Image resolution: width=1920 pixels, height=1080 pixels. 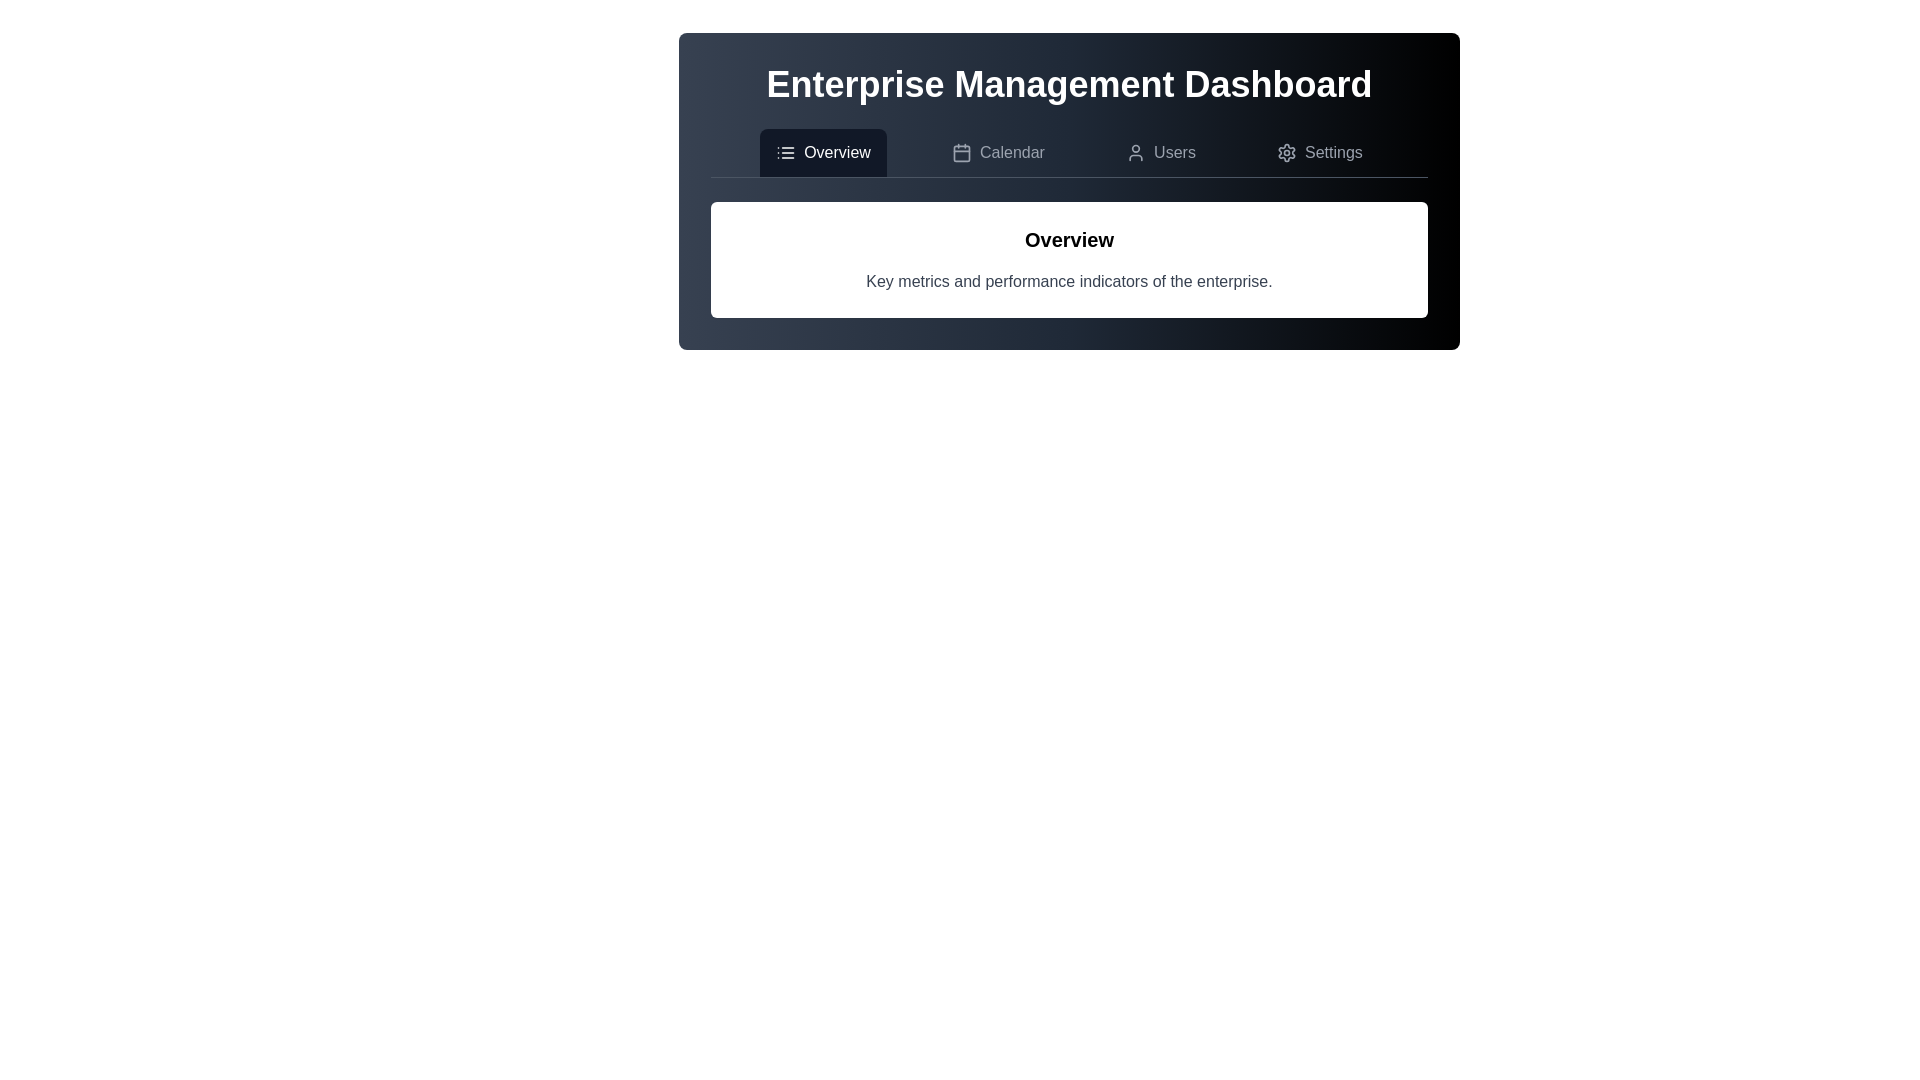 I want to click on text label displaying 'Users' in light gray within the top navigation bar, located between the 'Calendar' and 'Settings' menu options, so click(x=1175, y=152).